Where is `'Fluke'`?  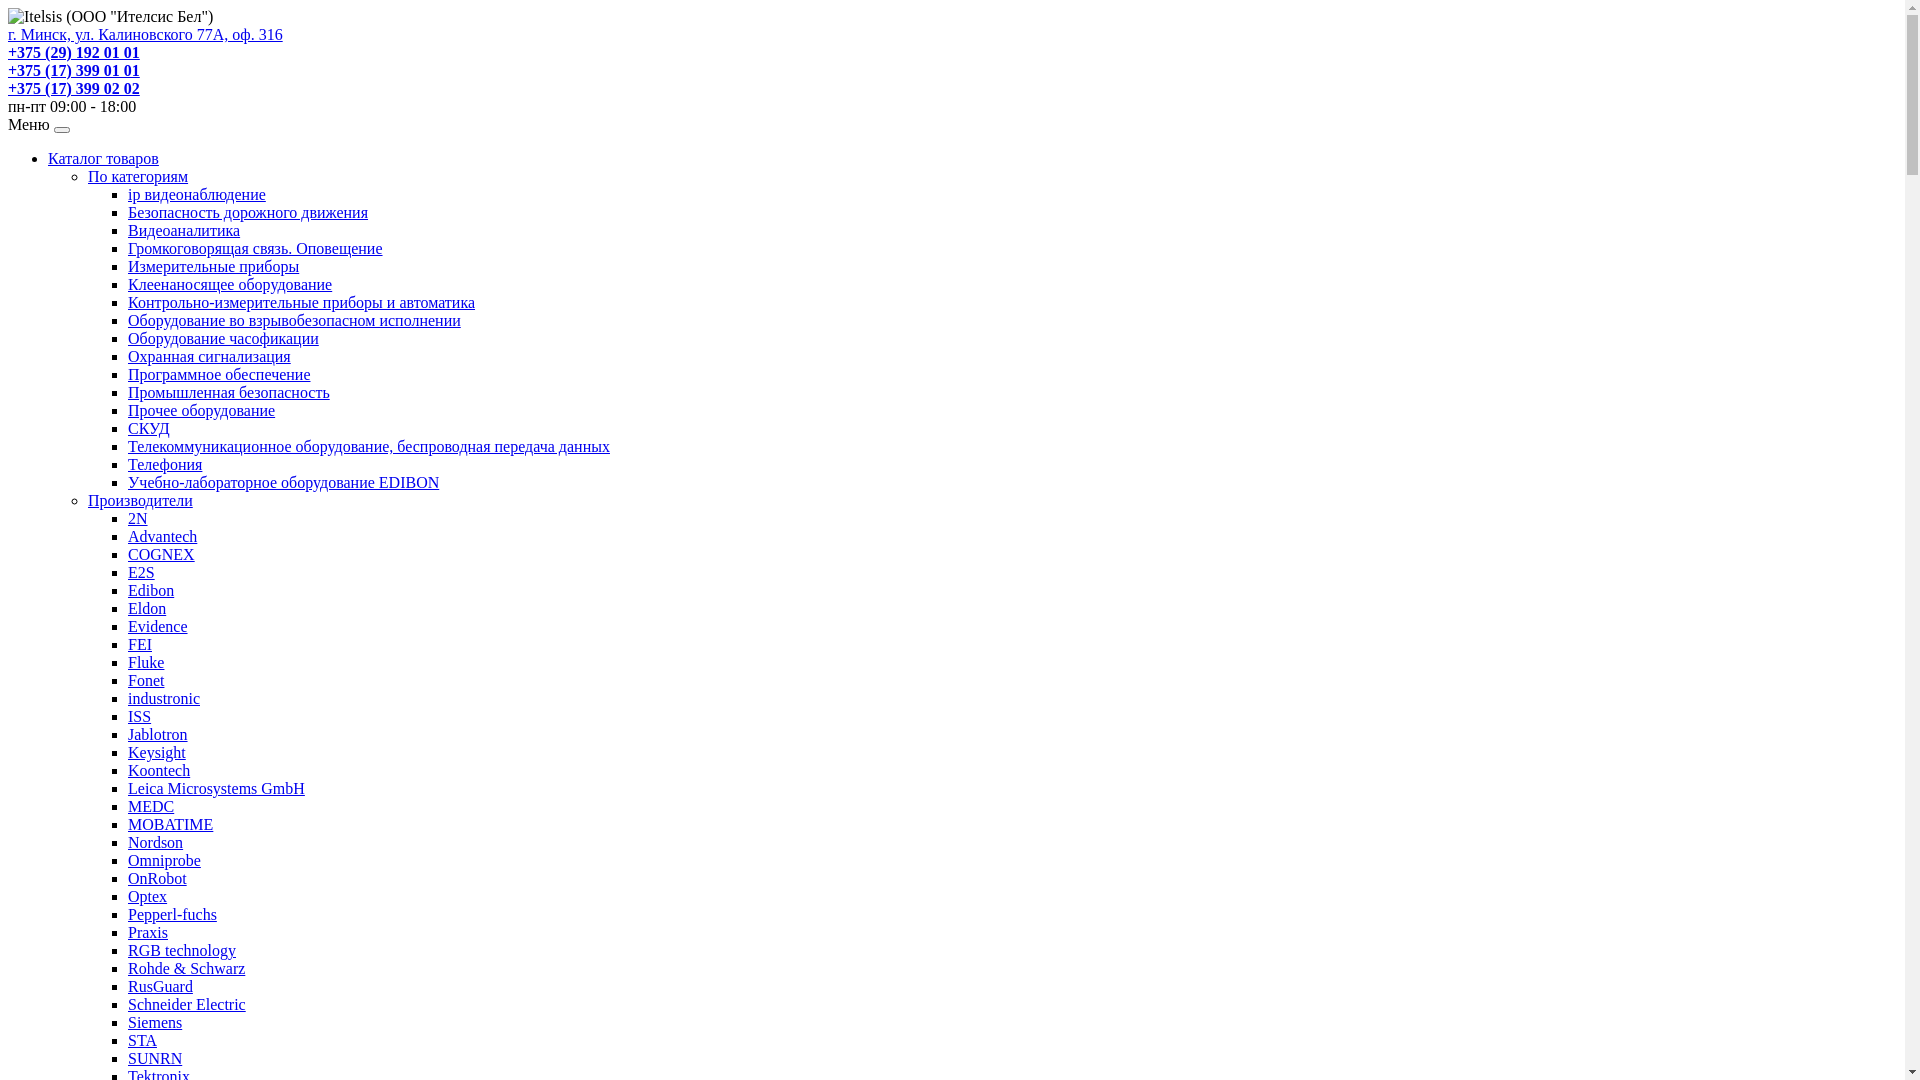
'Fluke' is located at coordinates (144, 662).